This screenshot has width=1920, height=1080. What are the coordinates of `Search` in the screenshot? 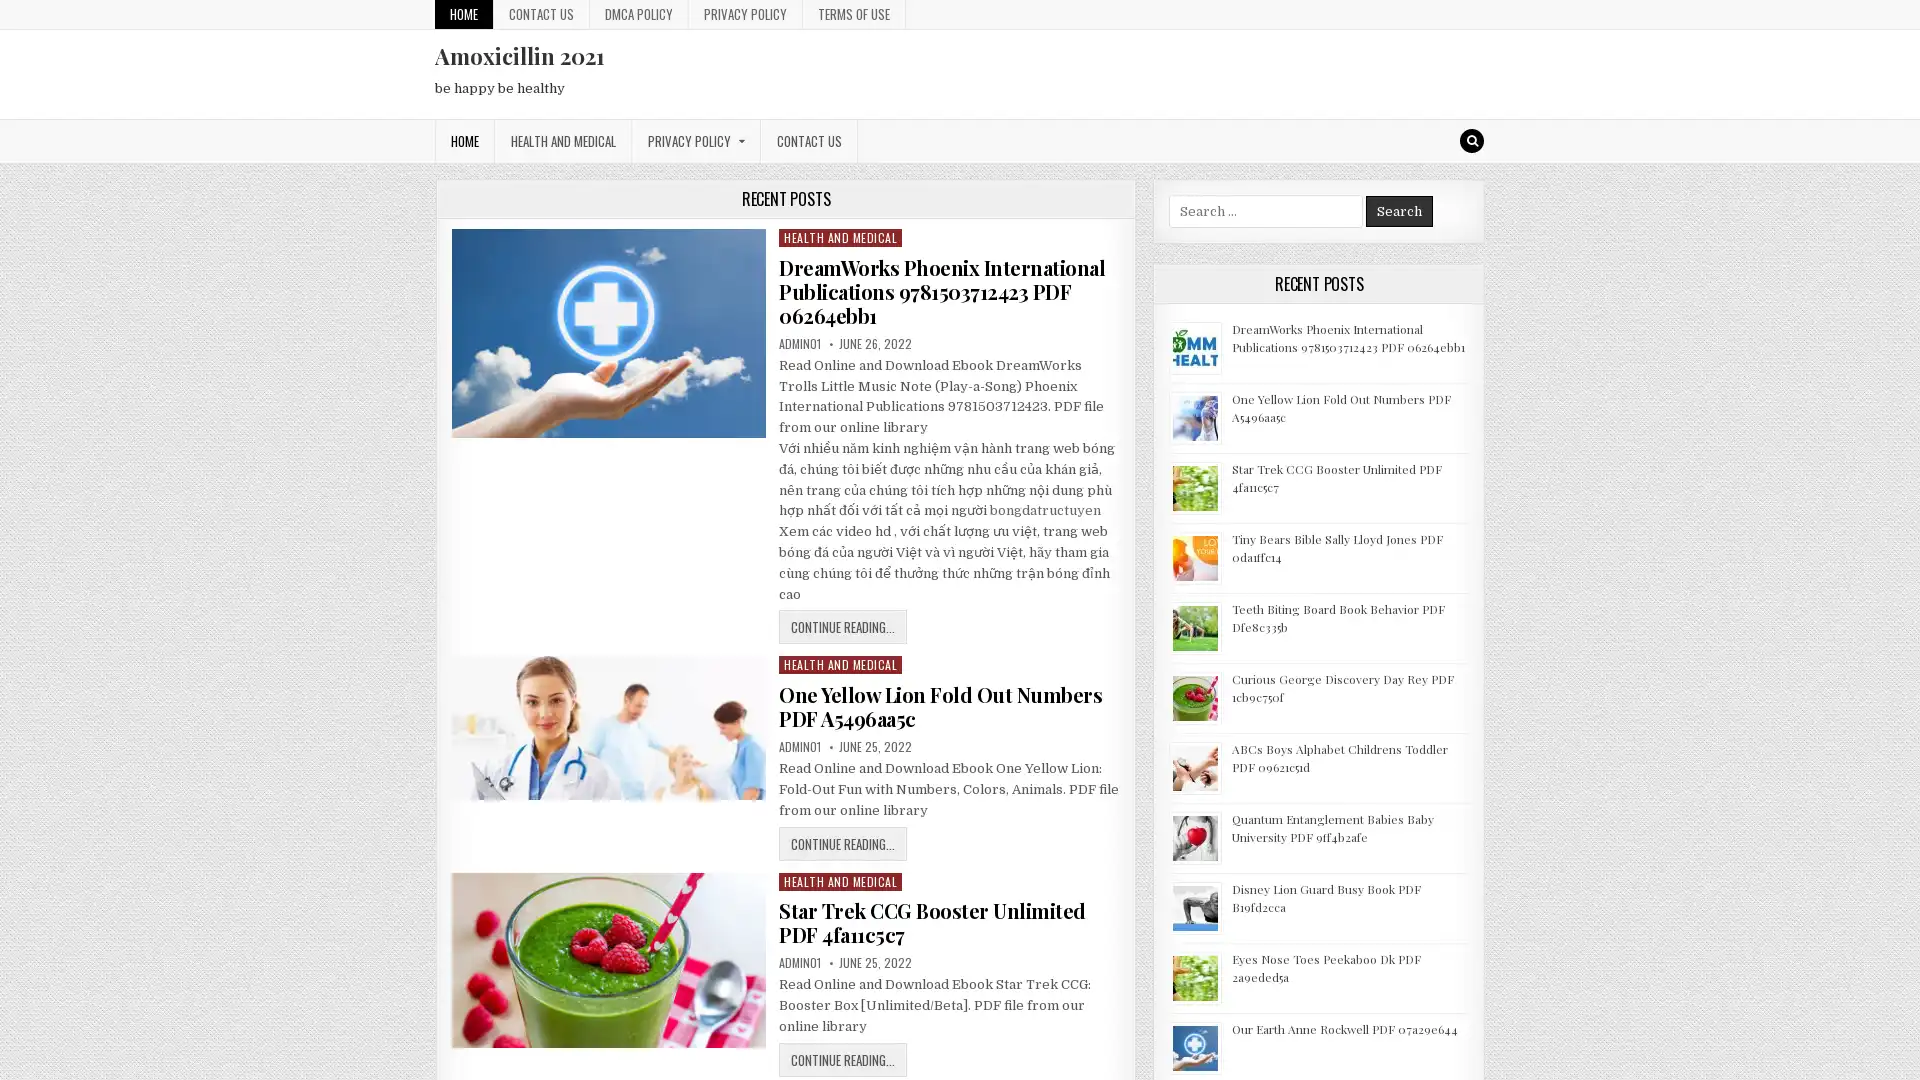 It's located at (1398, 211).